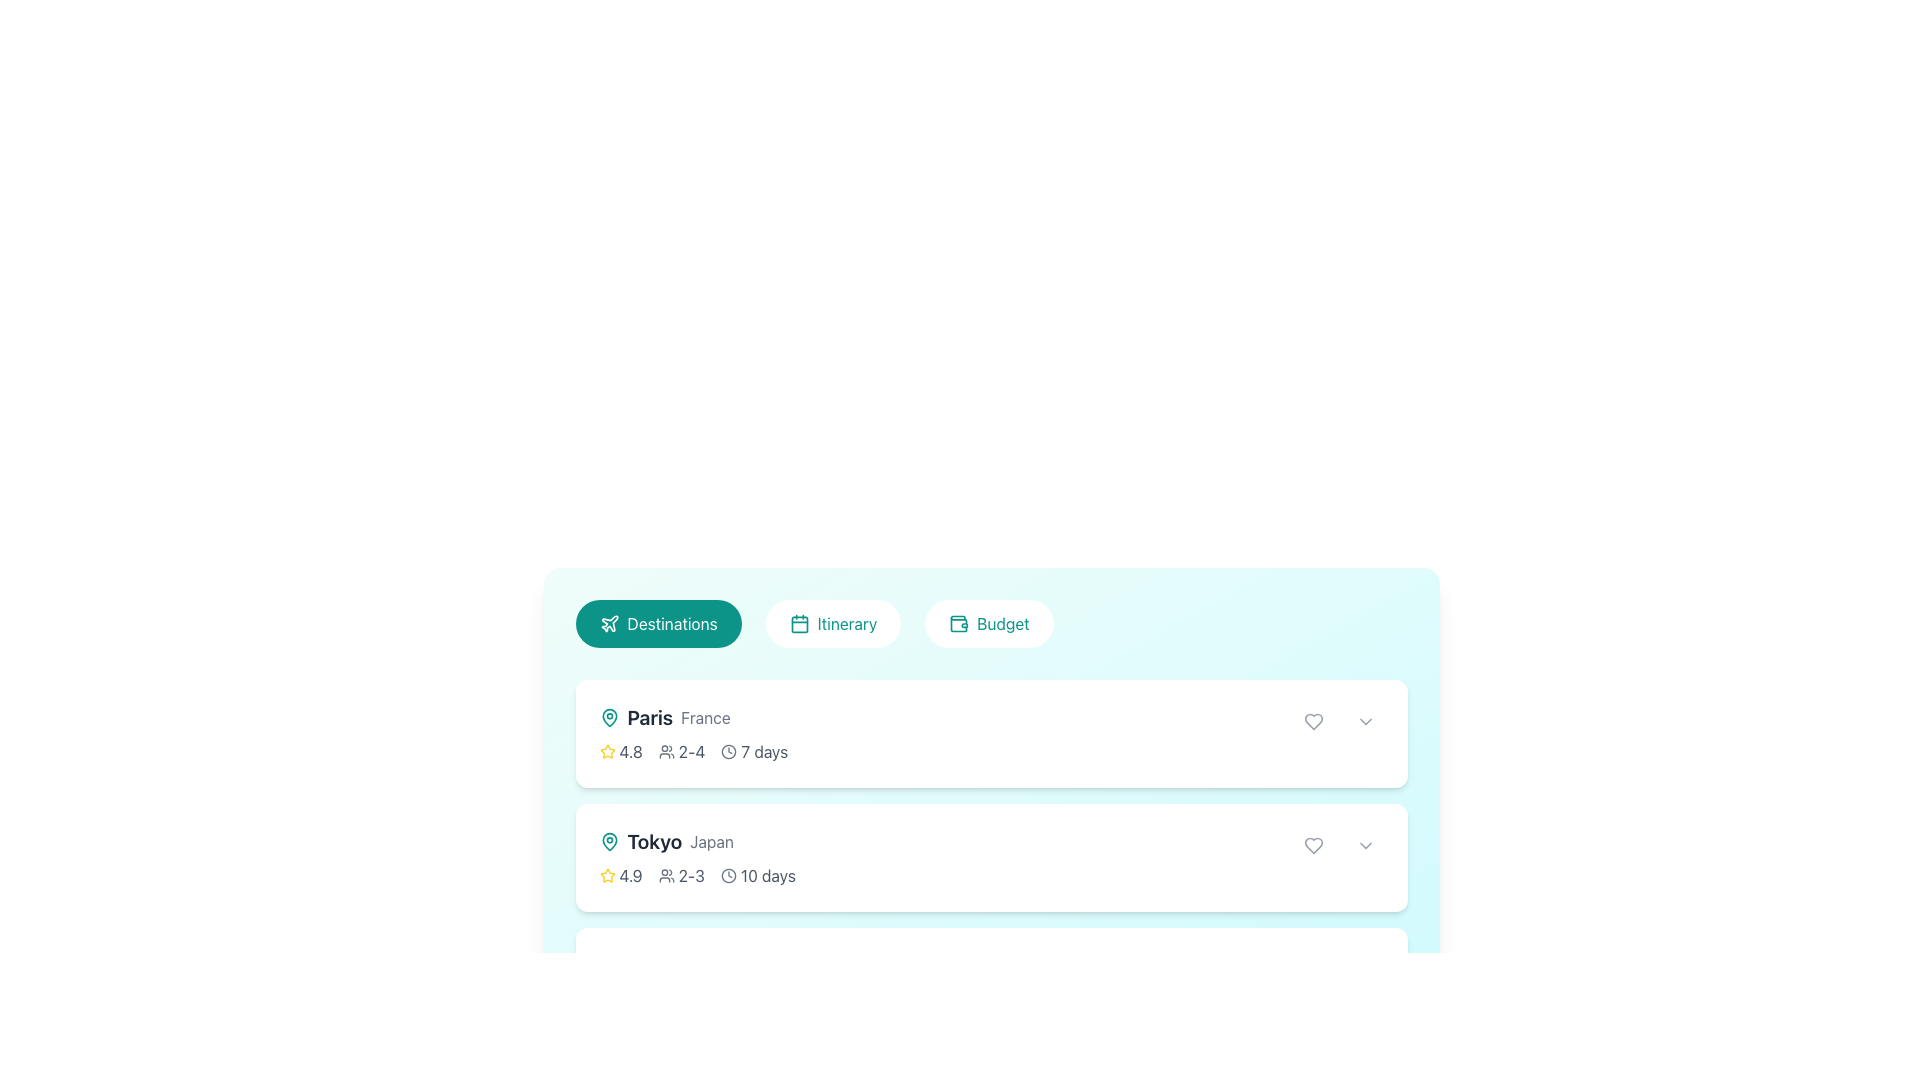 The image size is (1920, 1080). Describe the element at coordinates (650, 716) in the screenshot. I see `the static text element displaying the name 'Paris', which is the second item in a horizontal layout, located in a travel destination list` at that location.